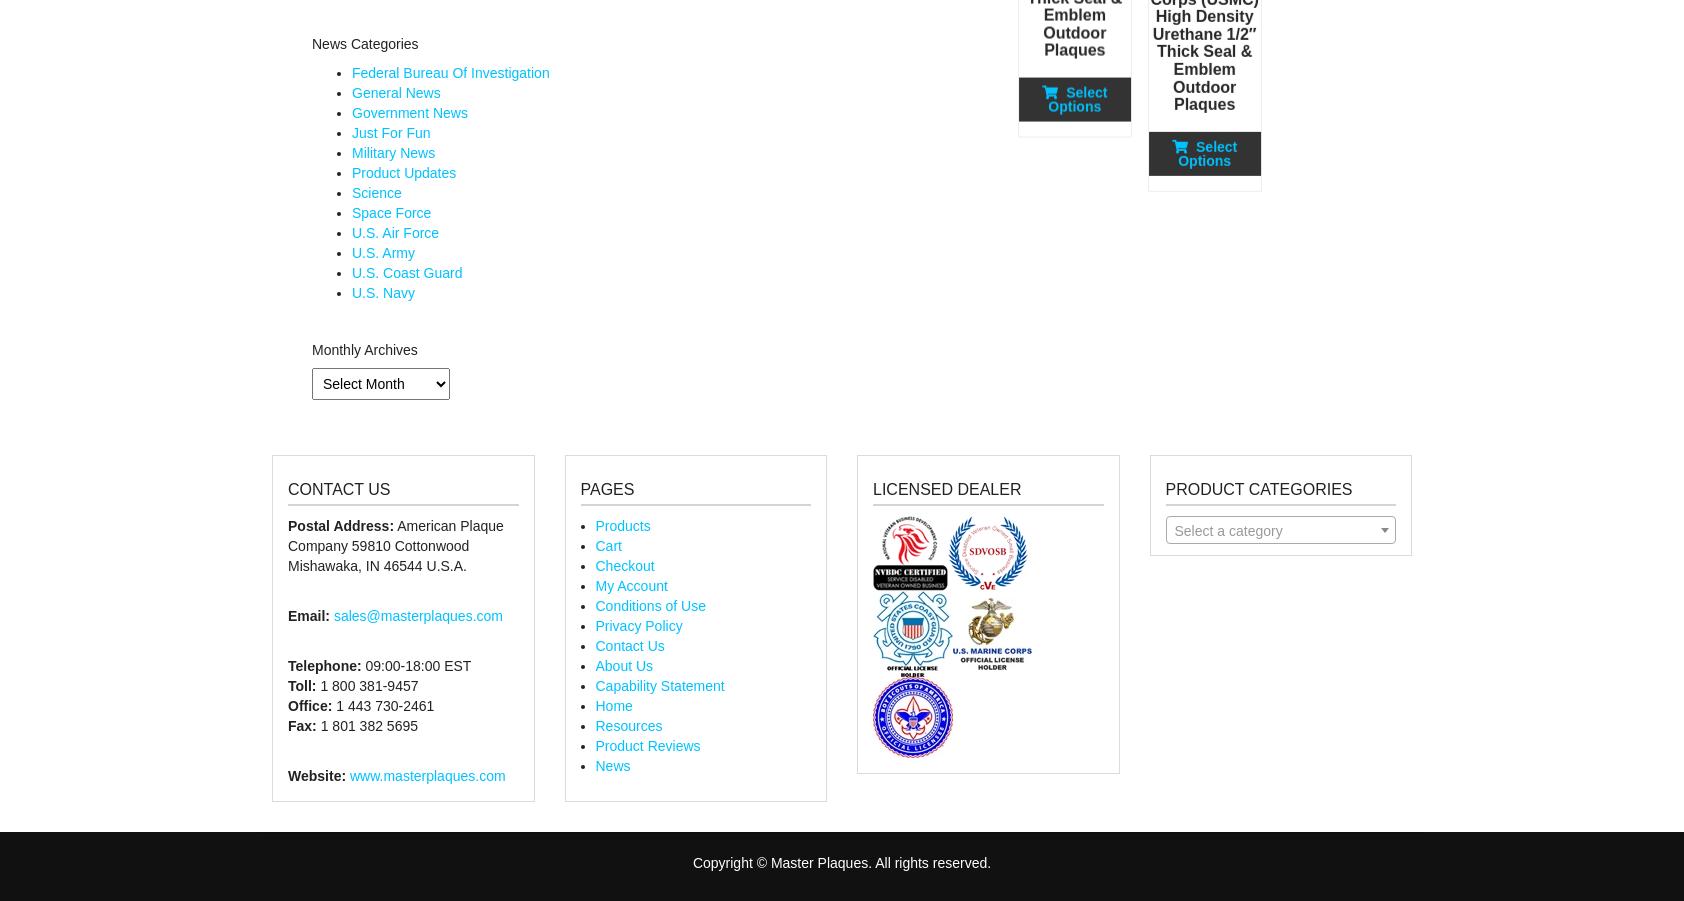 The width and height of the screenshot is (1684, 901). Describe the element at coordinates (382, 705) in the screenshot. I see `'1 443 730-2461'` at that location.